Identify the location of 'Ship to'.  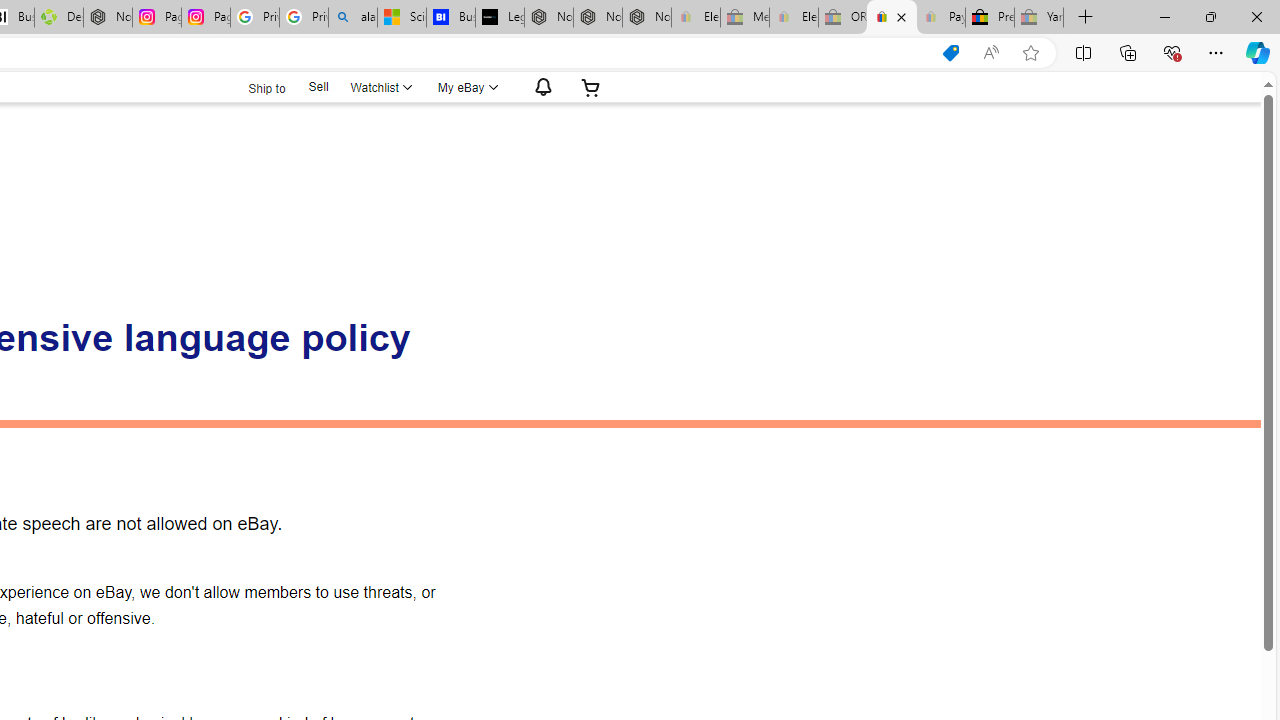
(253, 85).